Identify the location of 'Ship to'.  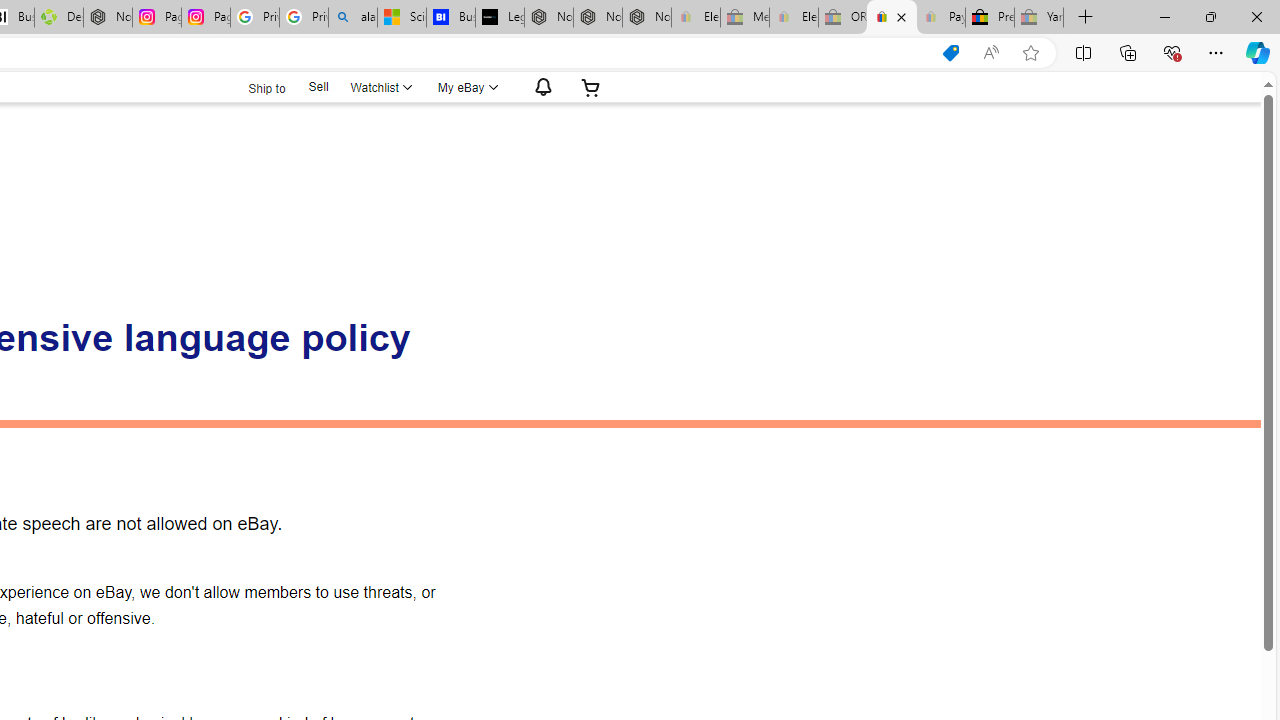
(253, 85).